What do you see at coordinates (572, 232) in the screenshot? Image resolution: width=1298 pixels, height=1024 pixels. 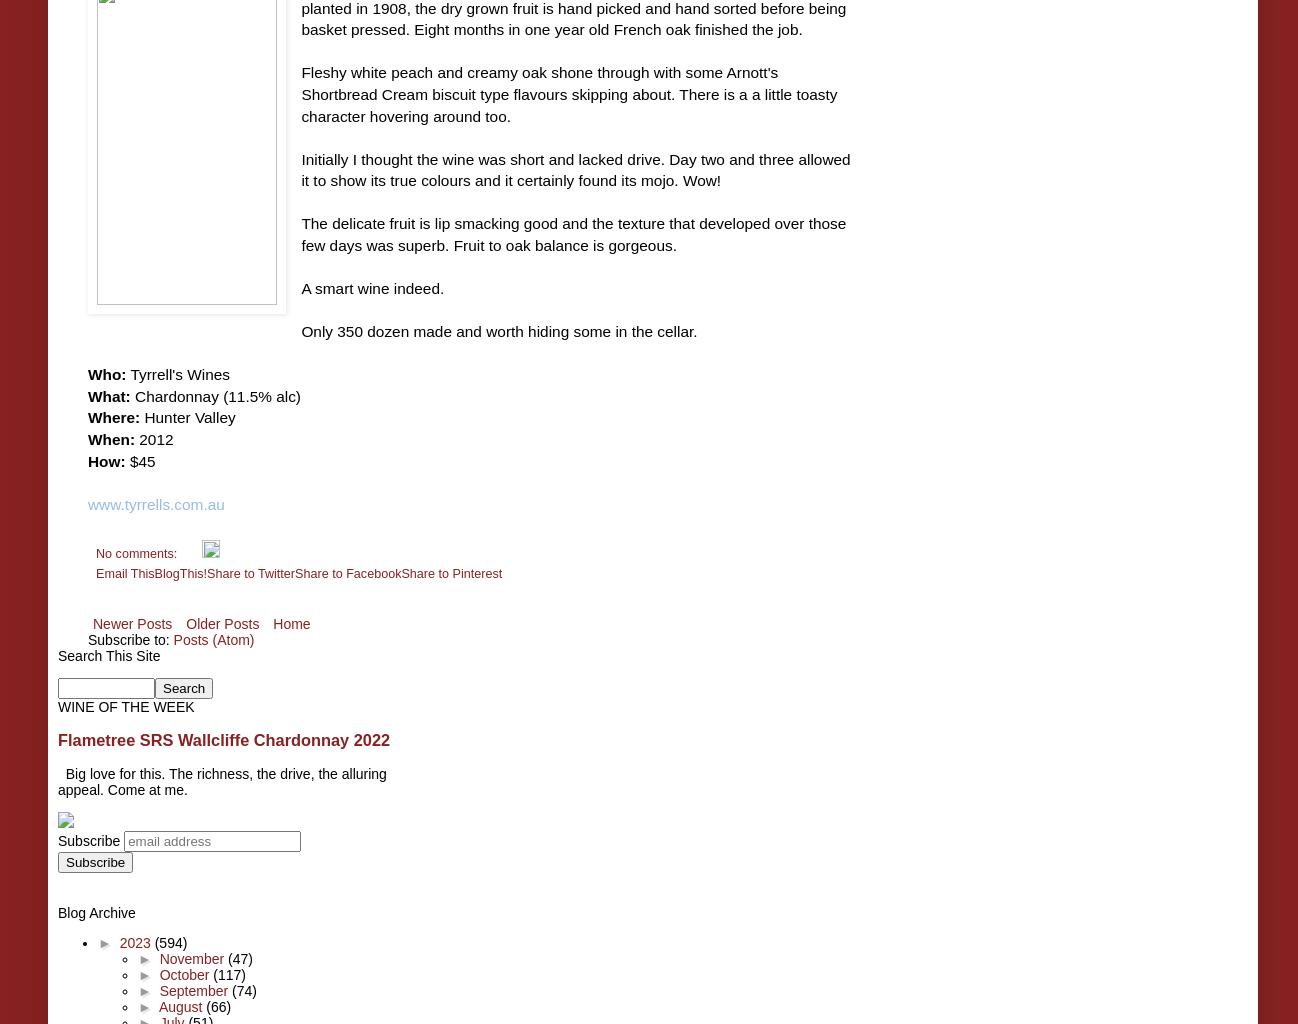 I see `'The delicate fruit is lip smacking good and the texture that developed over those few days was superb. Fruit to oak balance is gorgeous.'` at bounding box center [572, 232].